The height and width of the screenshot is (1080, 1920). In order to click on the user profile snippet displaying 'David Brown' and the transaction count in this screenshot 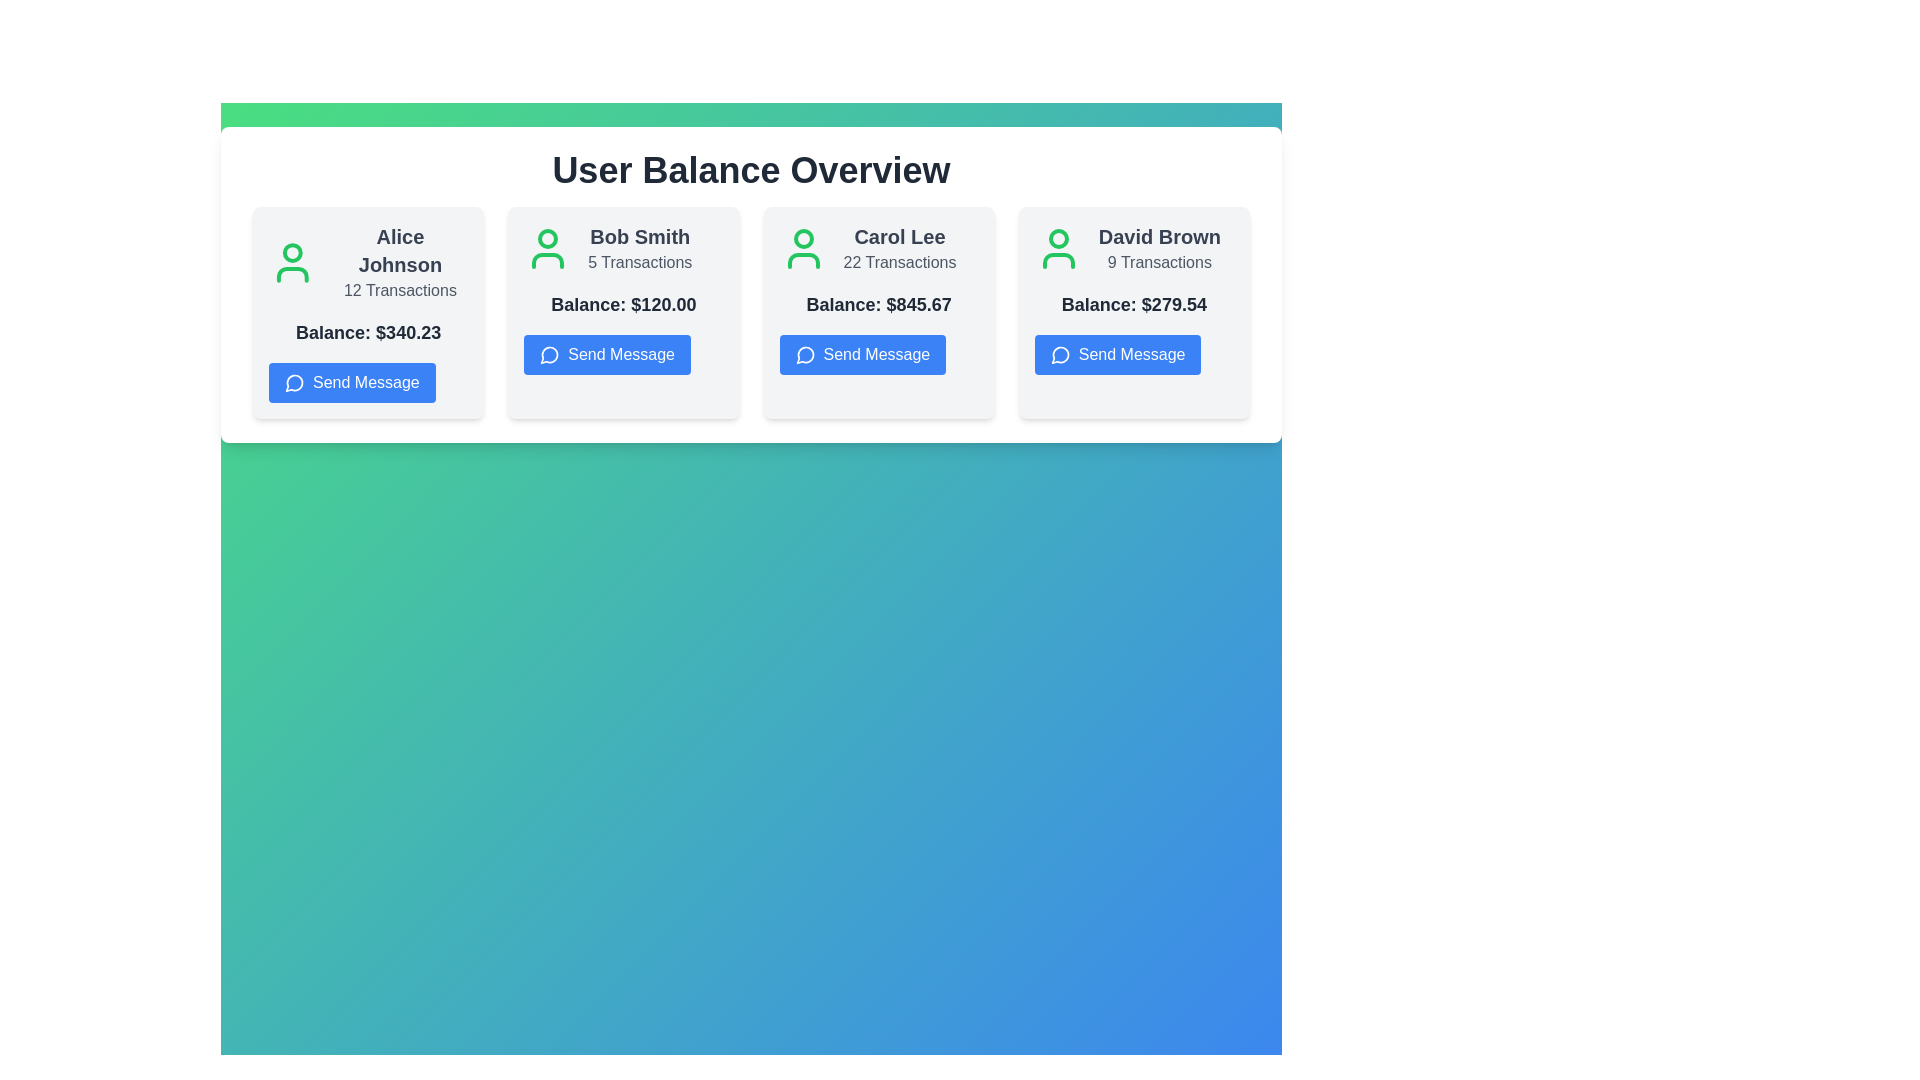, I will do `click(1134, 248)`.